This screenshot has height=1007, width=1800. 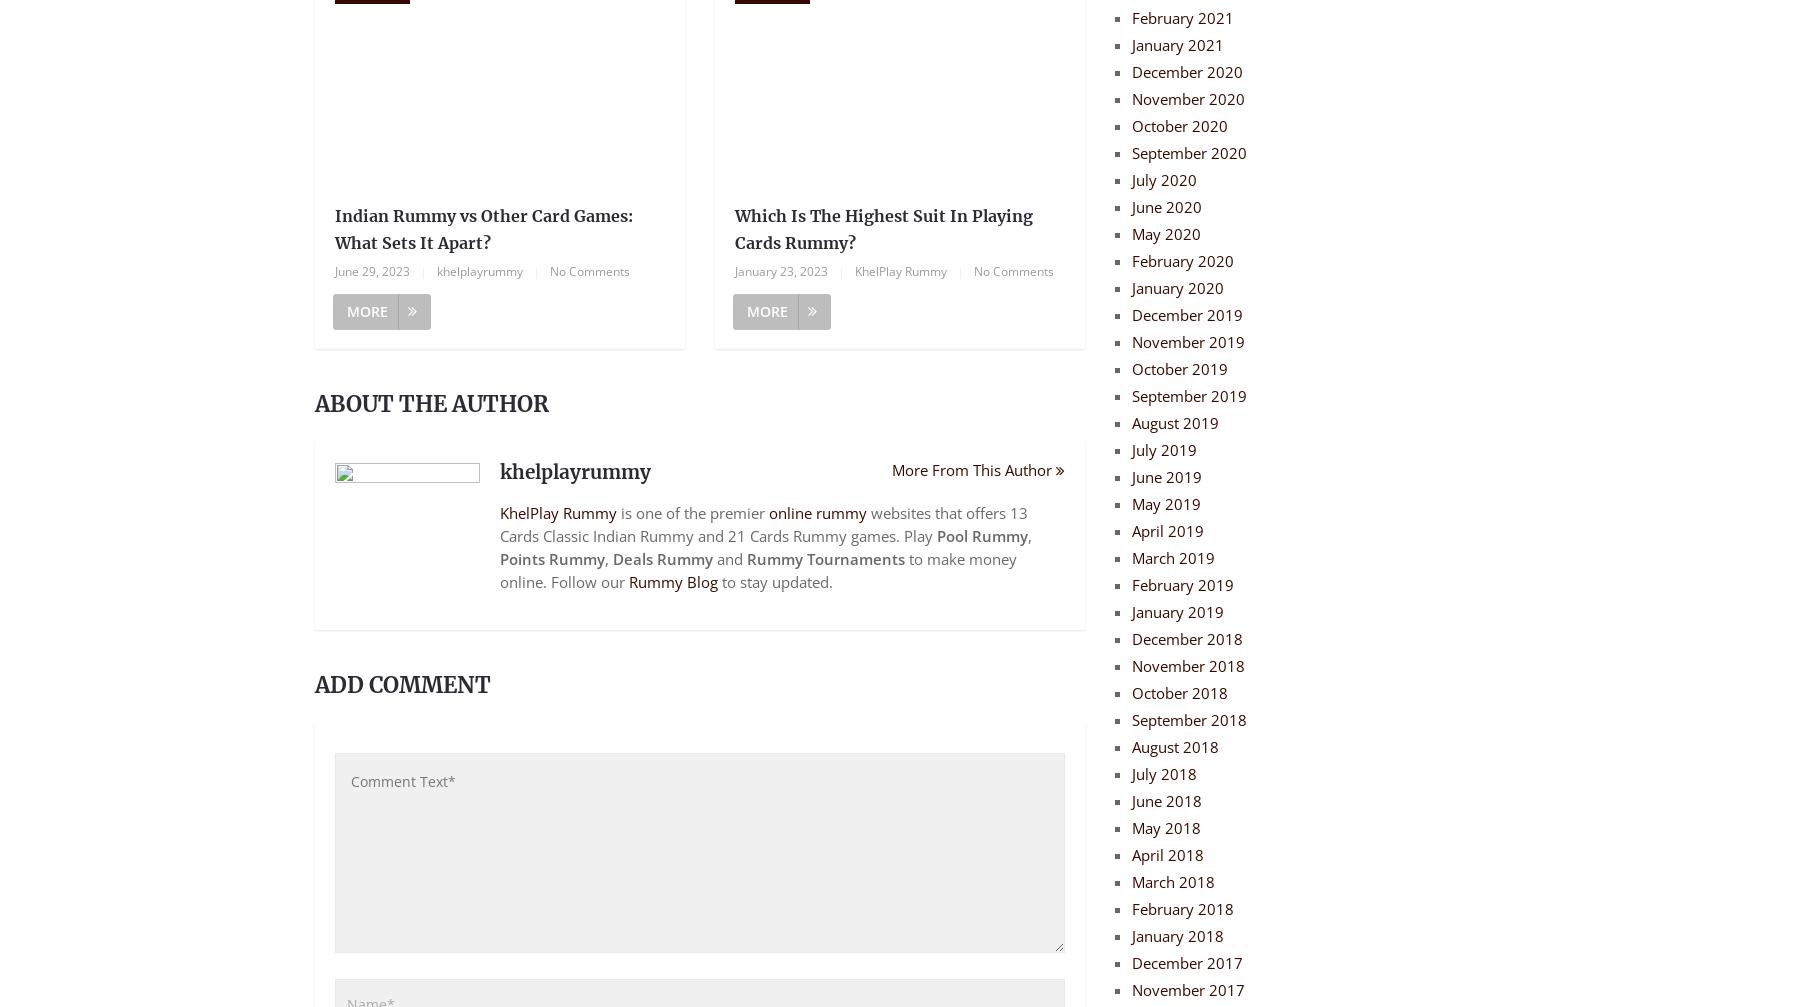 What do you see at coordinates (774, 581) in the screenshot?
I see `'to stay updated.'` at bounding box center [774, 581].